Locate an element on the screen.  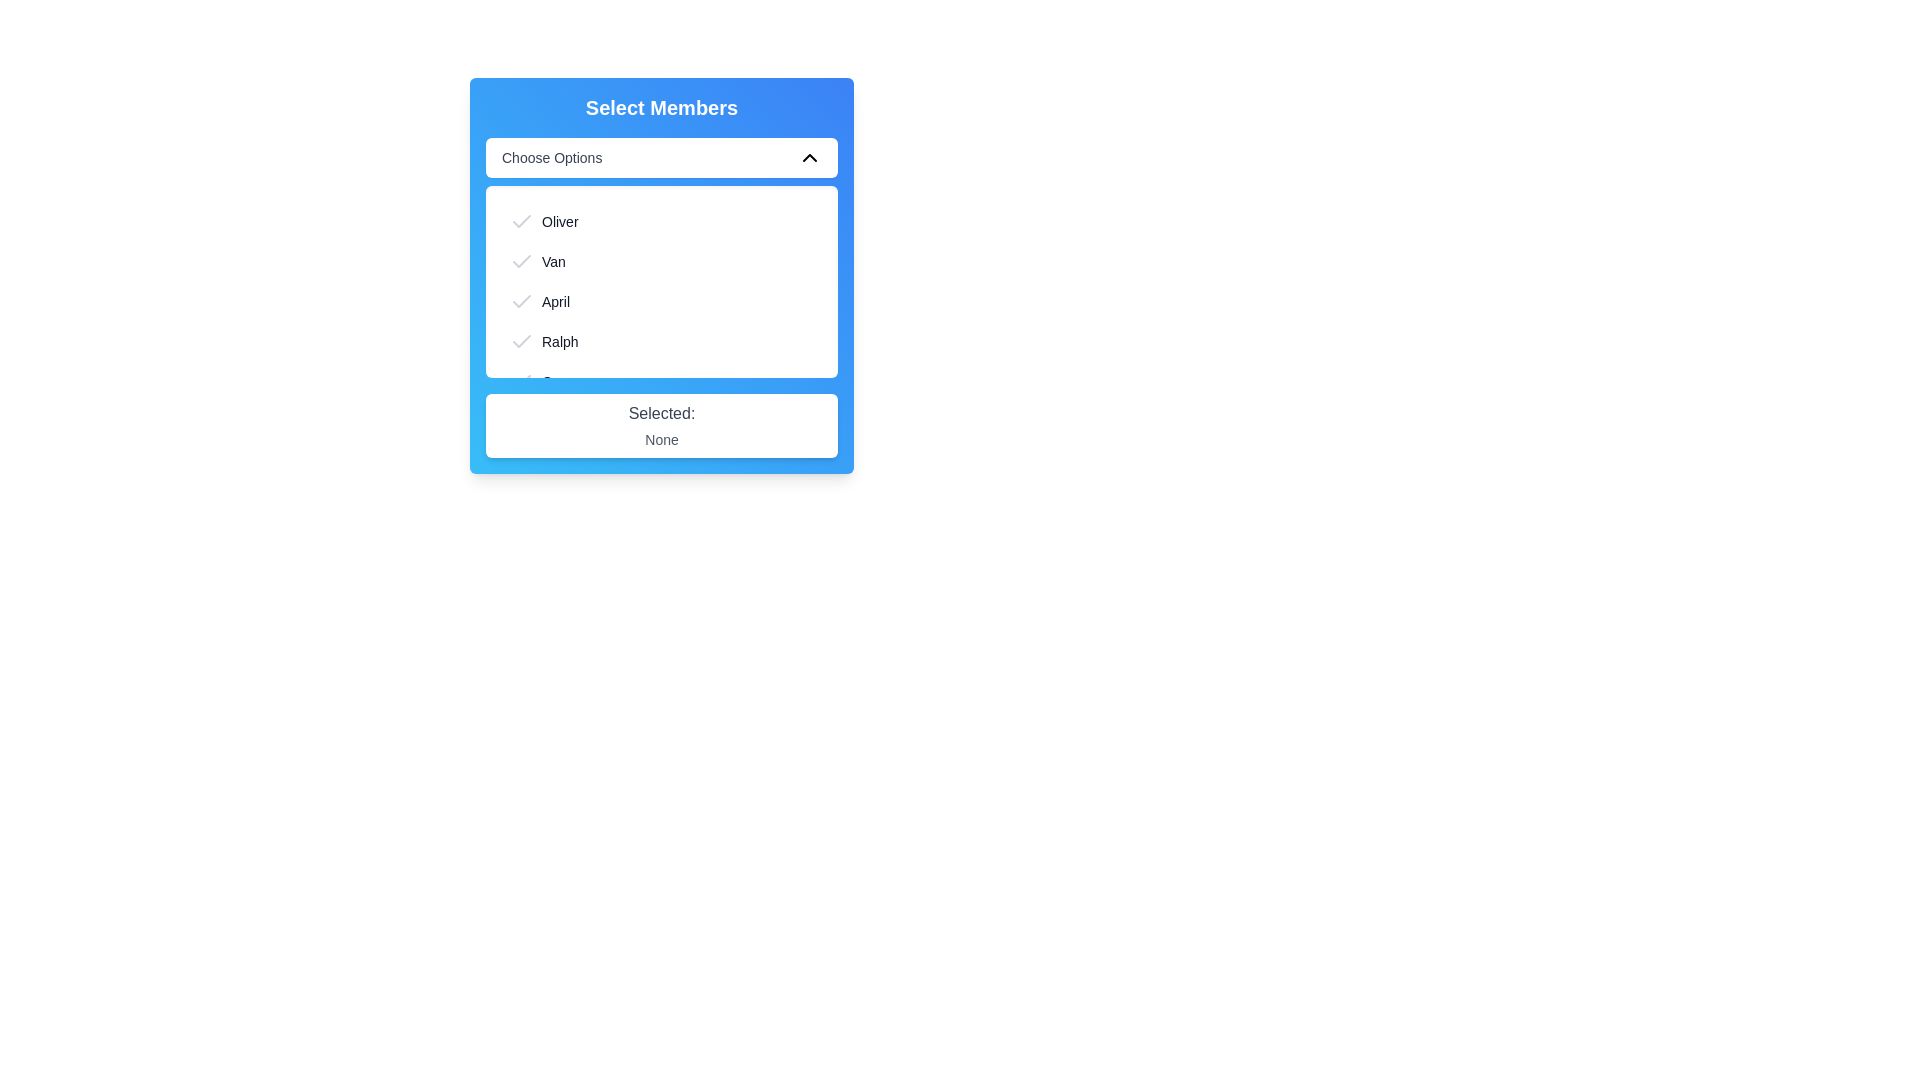
the selectable option labeled 'Oliver' within the dropdown list under the 'Select Members' section is located at coordinates (662, 222).